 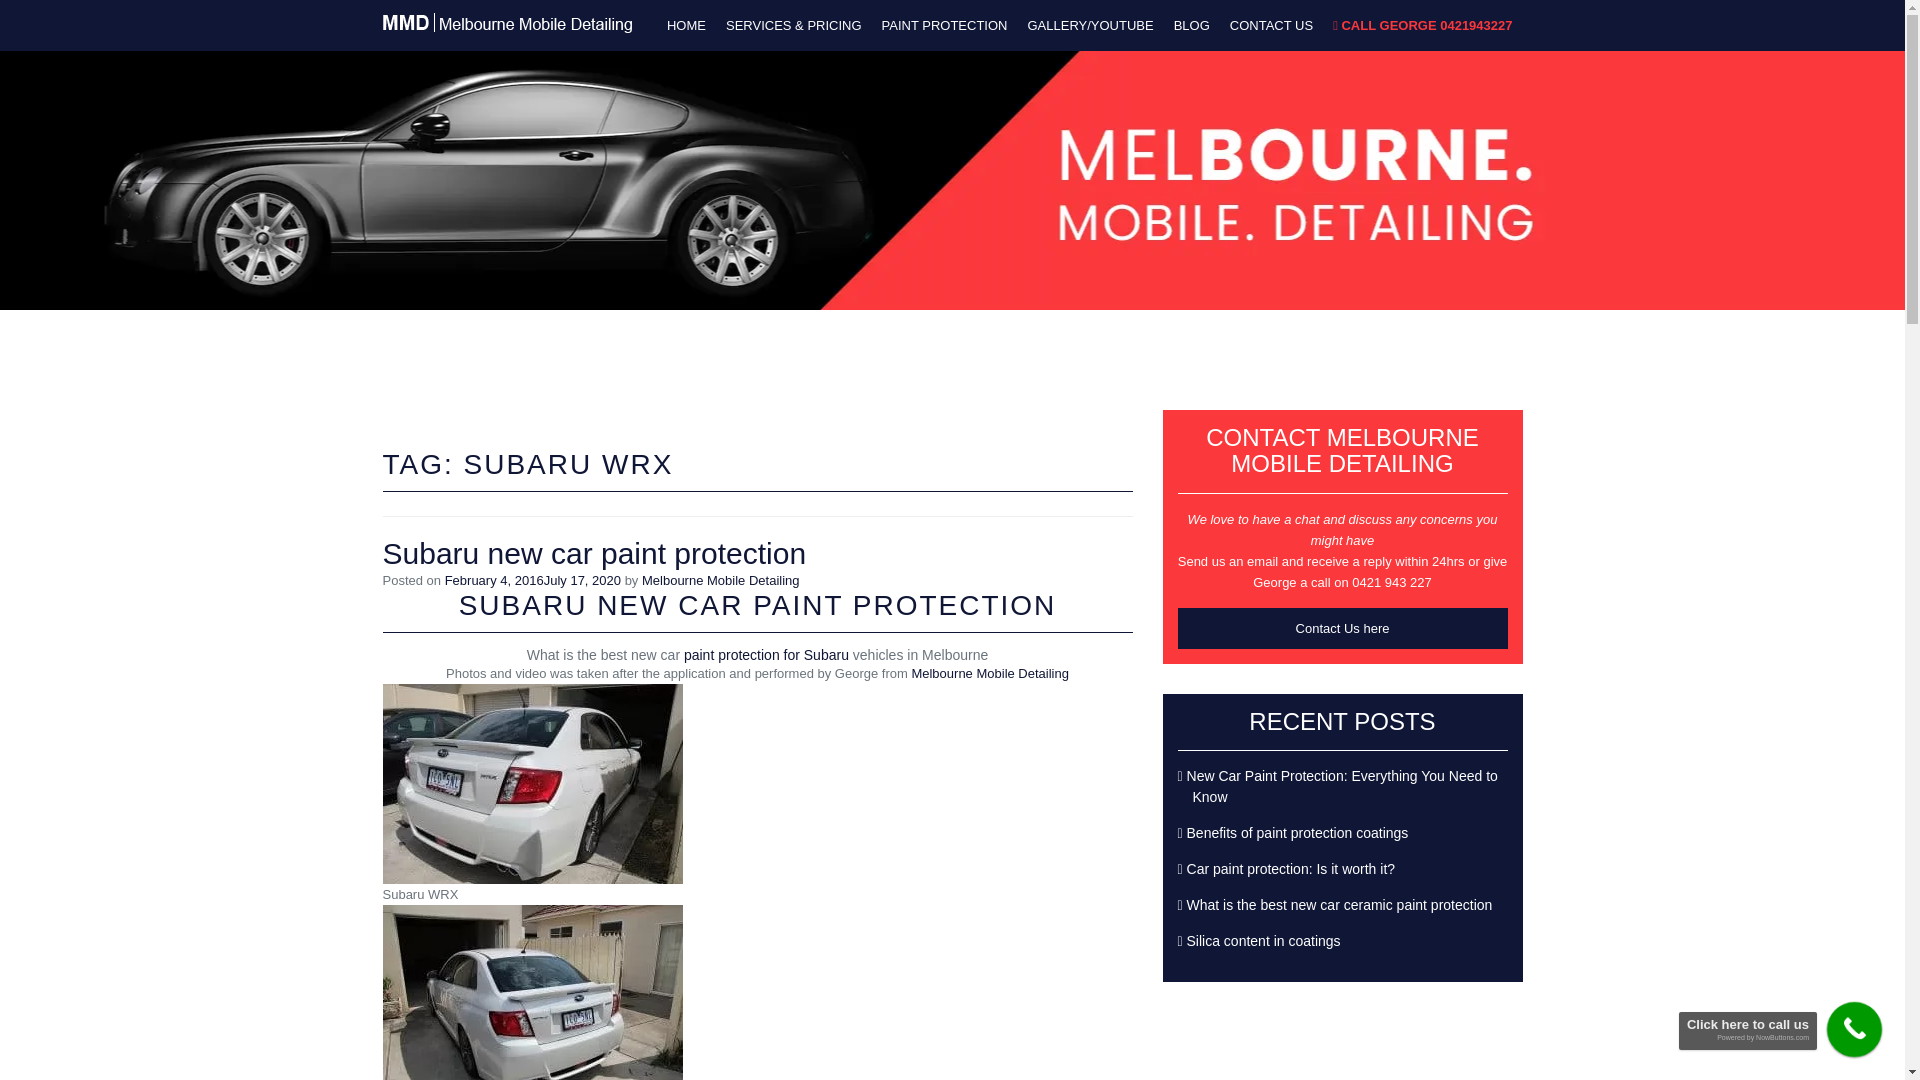 What do you see at coordinates (1088, 25) in the screenshot?
I see `'GALLERY/YOUTUBE'` at bounding box center [1088, 25].